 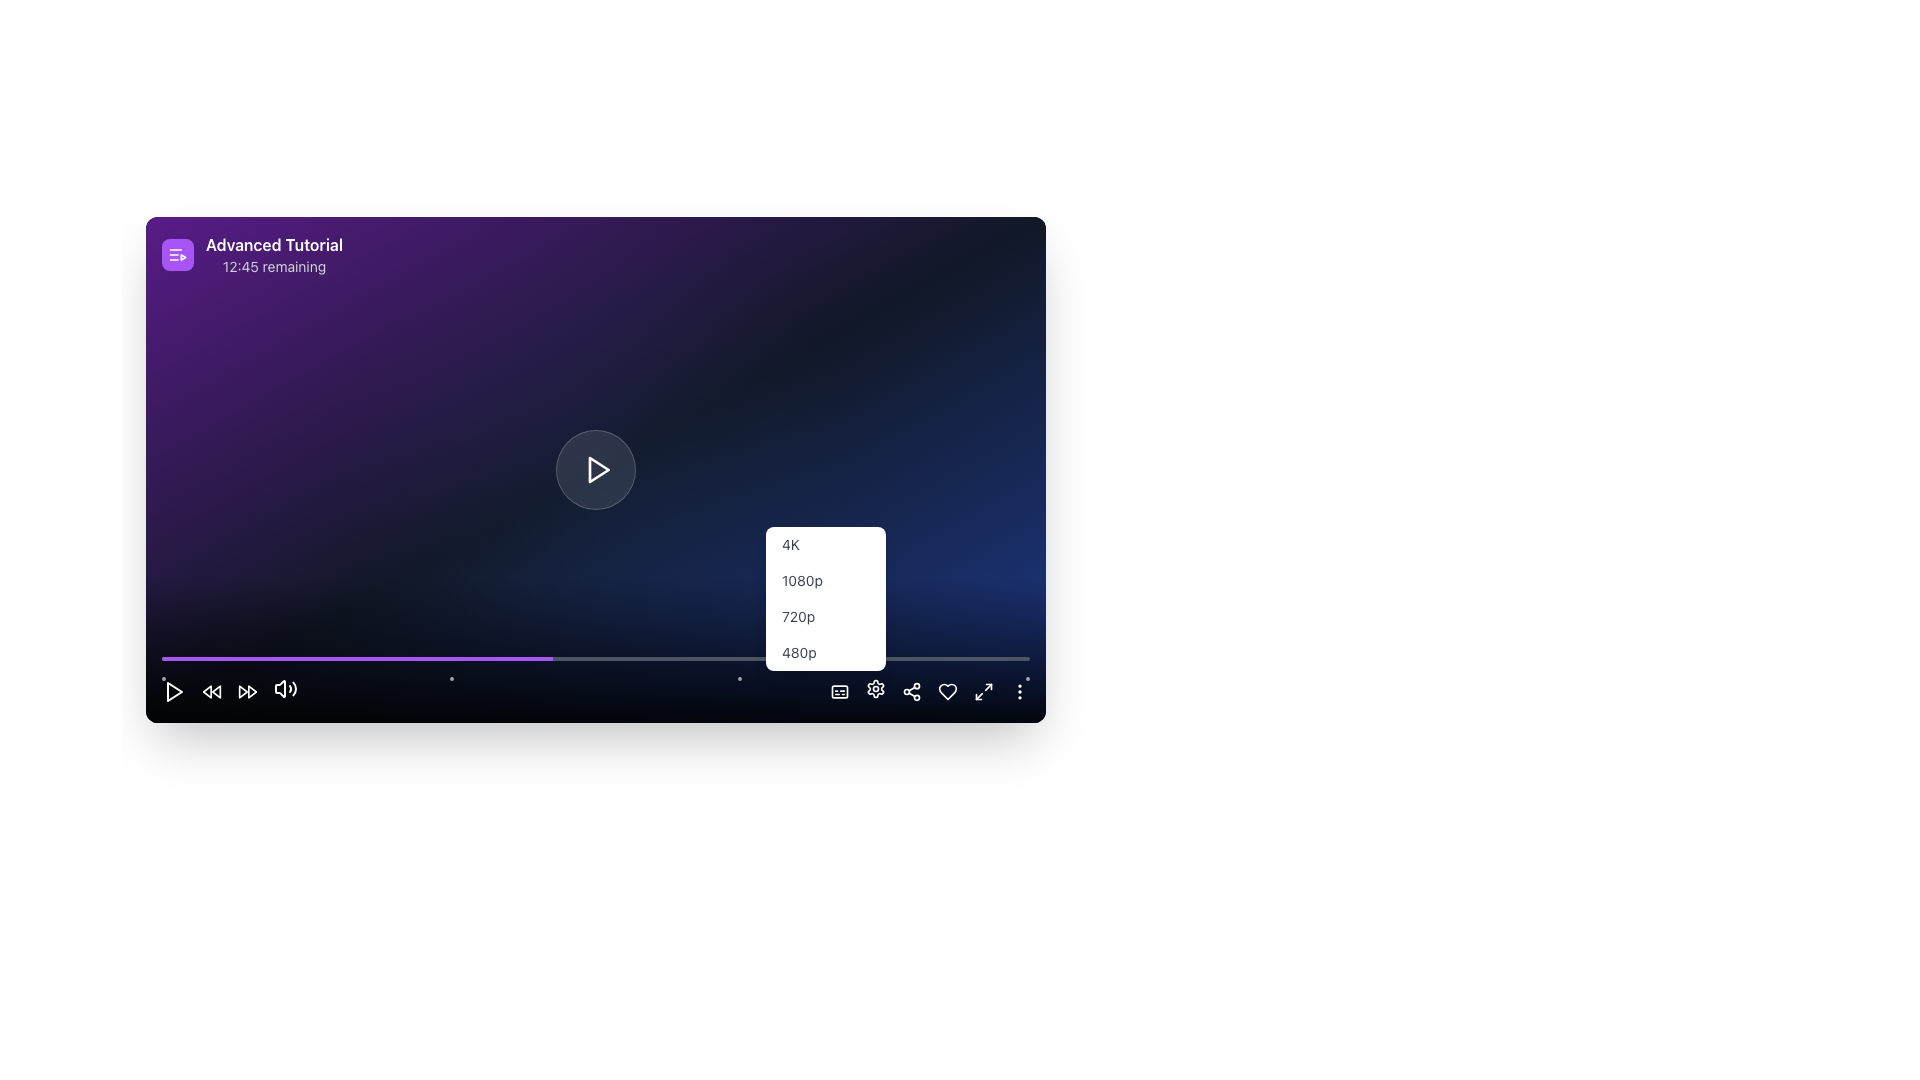 I want to click on the rewind icon, which is represented by two overlapping triangular shapes pointing to the left, located in the bottom horizontal control bar of the media player interface, so click(x=211, y=690).